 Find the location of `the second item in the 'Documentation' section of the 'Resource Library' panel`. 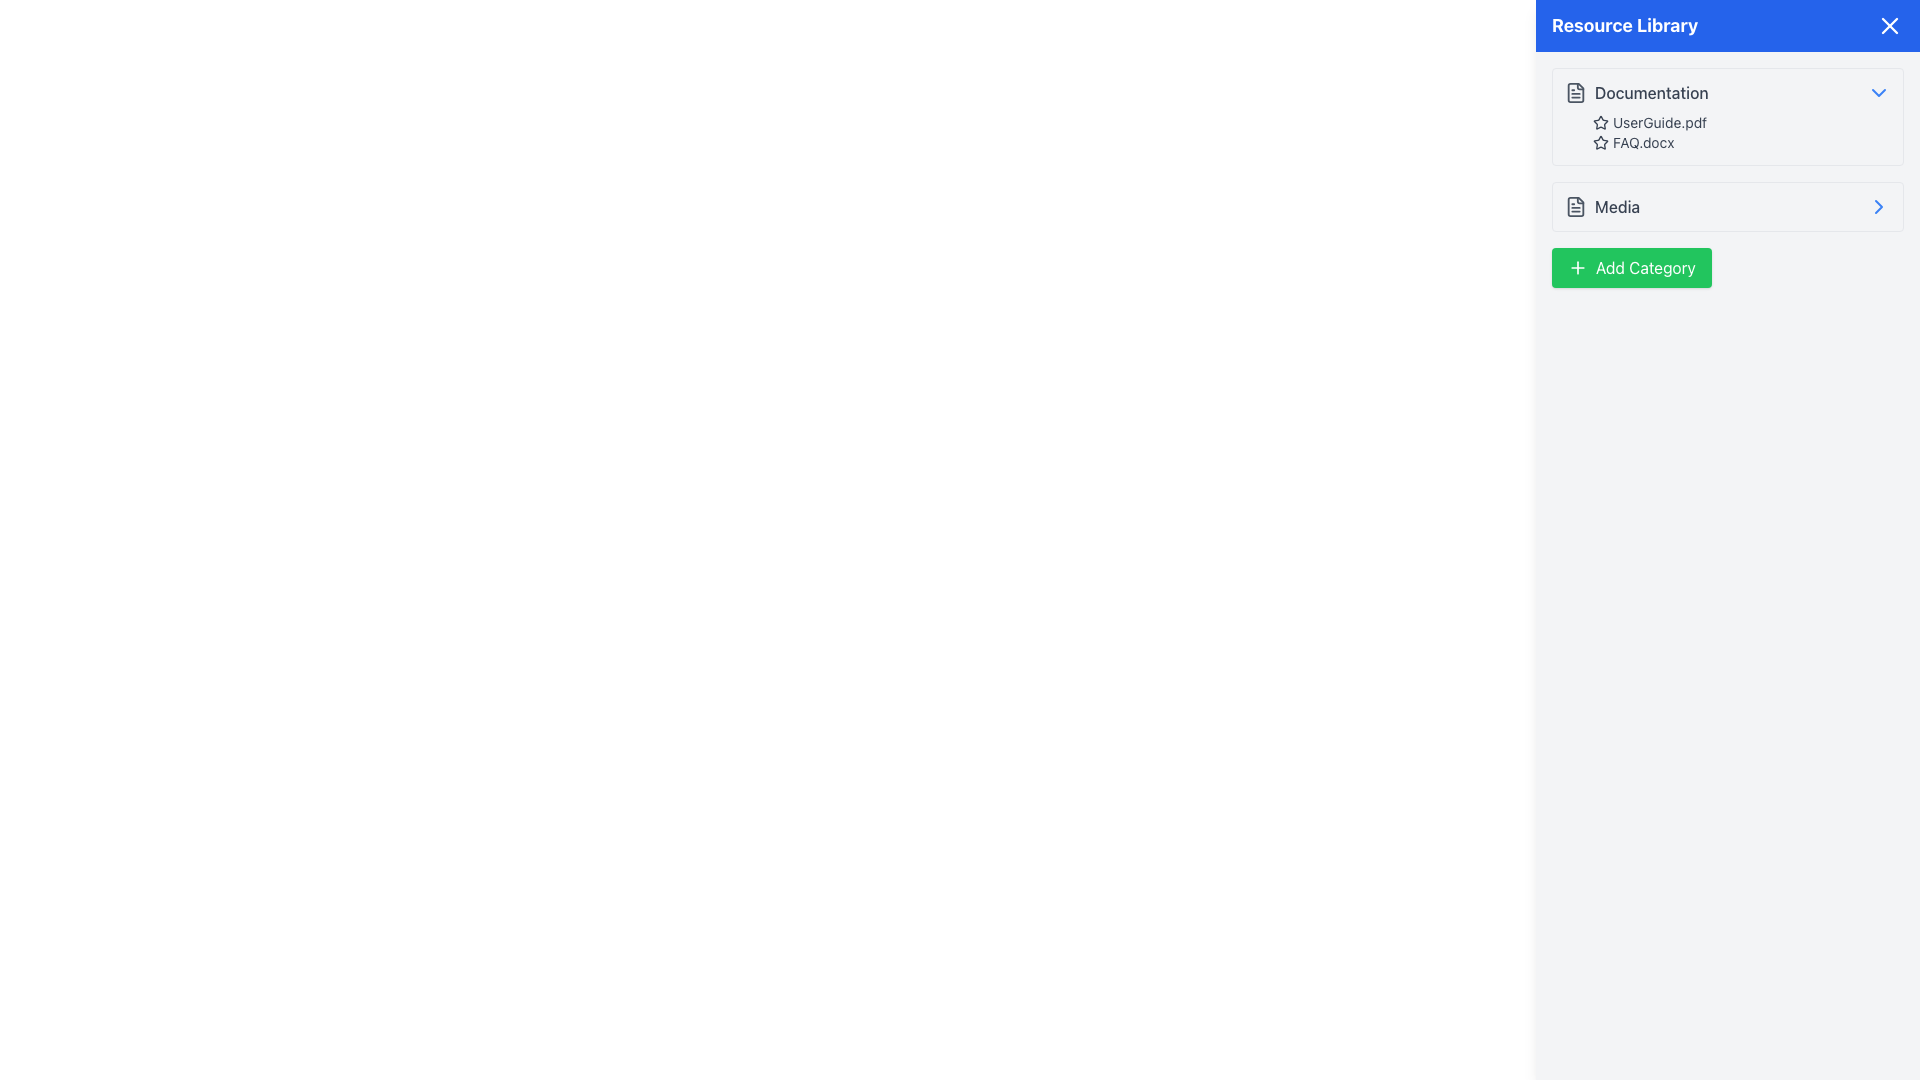

the second item in the 'Documentation' section of the 'Resource Library' panel is located at coordinates (1741, 132).